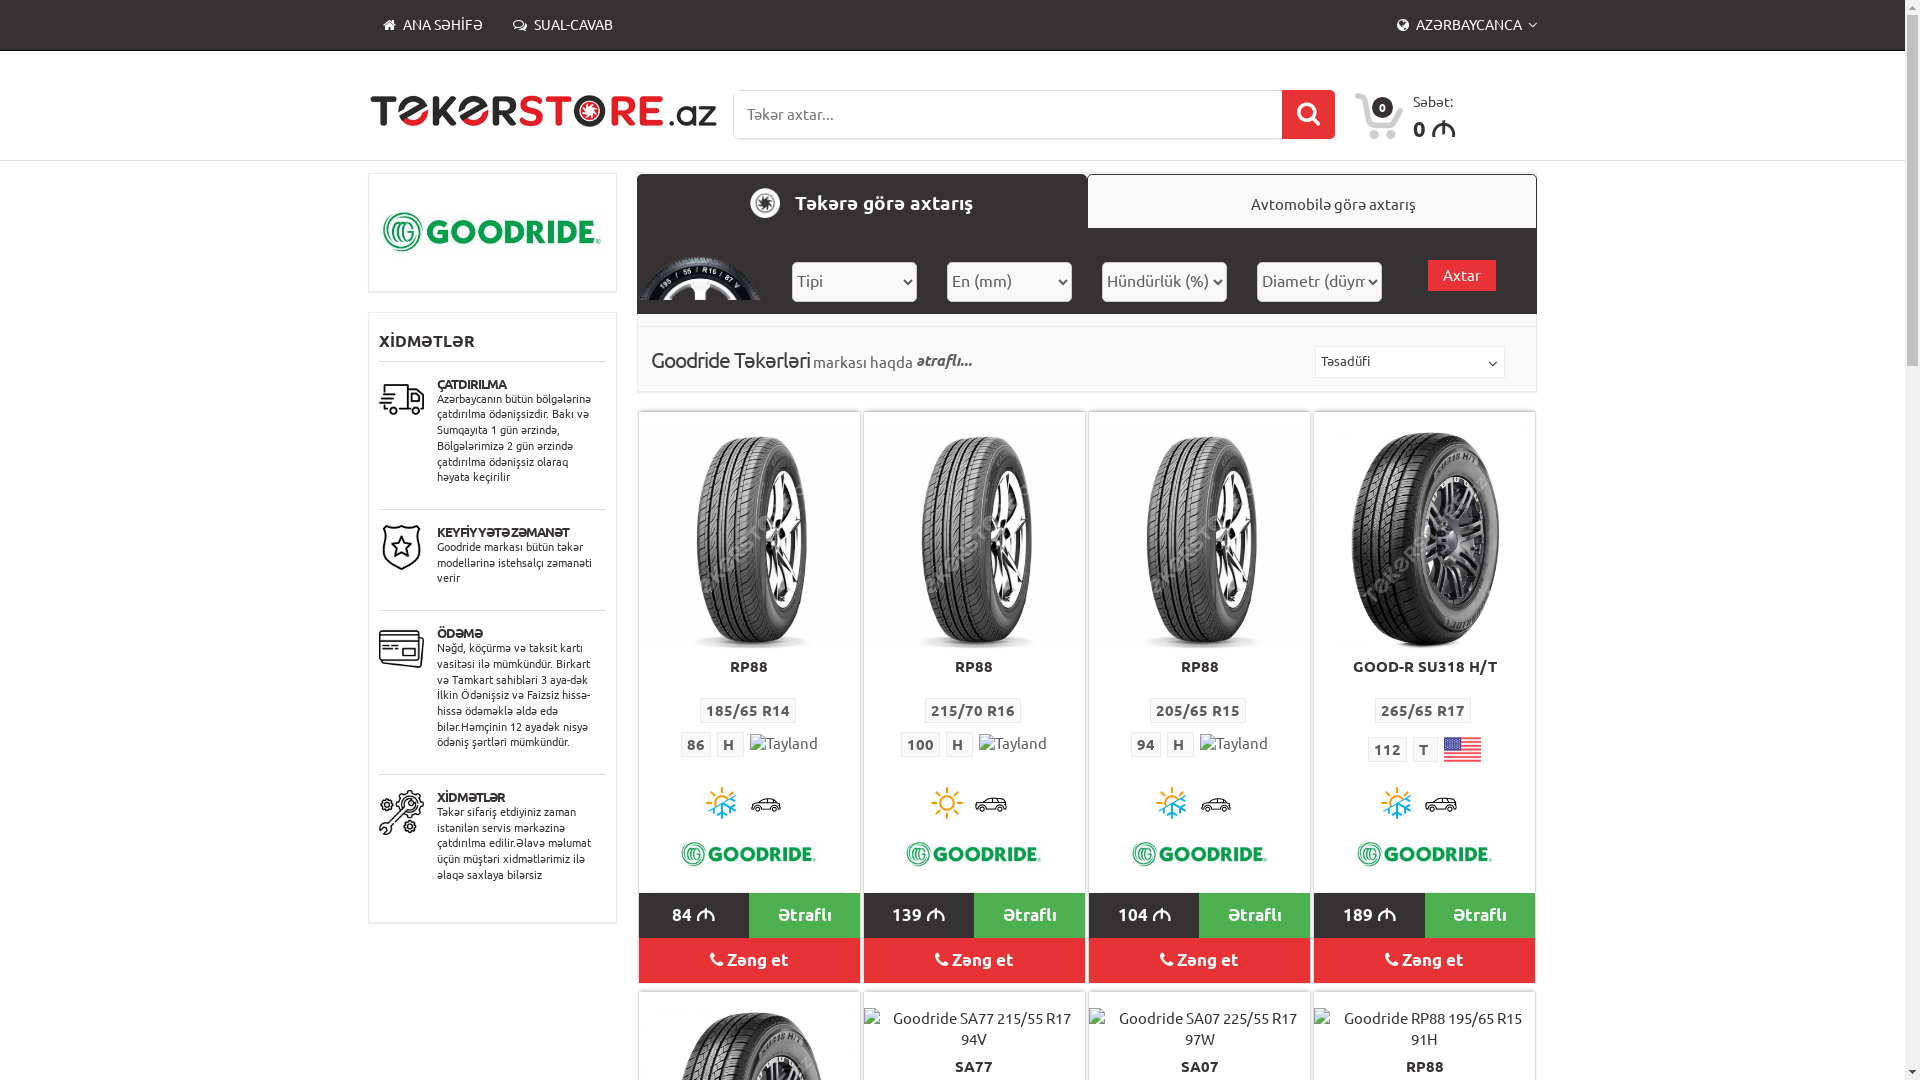 This screenshot has width=1920, height=1080. Describe the element at coordinates (1314, 1029) in the screenshot. I see `'Goodride RP88 195/65 R15 91H'` at that location.